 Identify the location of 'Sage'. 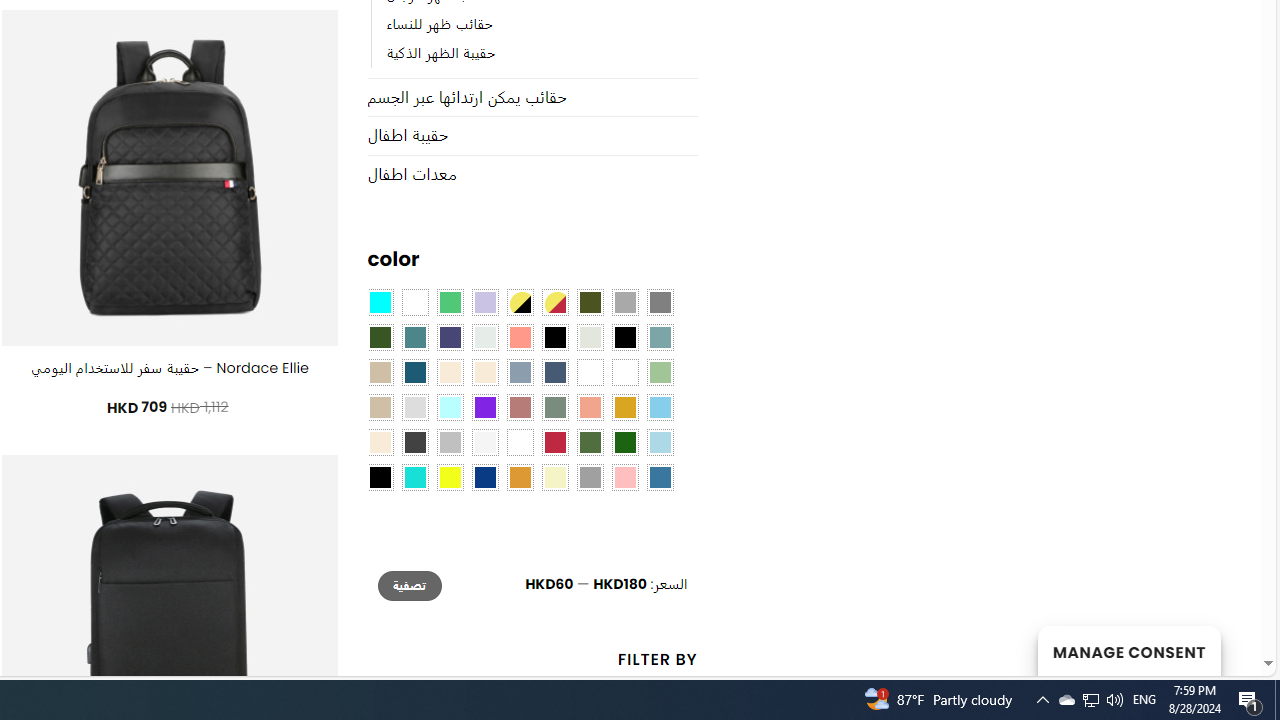
(554, 407).